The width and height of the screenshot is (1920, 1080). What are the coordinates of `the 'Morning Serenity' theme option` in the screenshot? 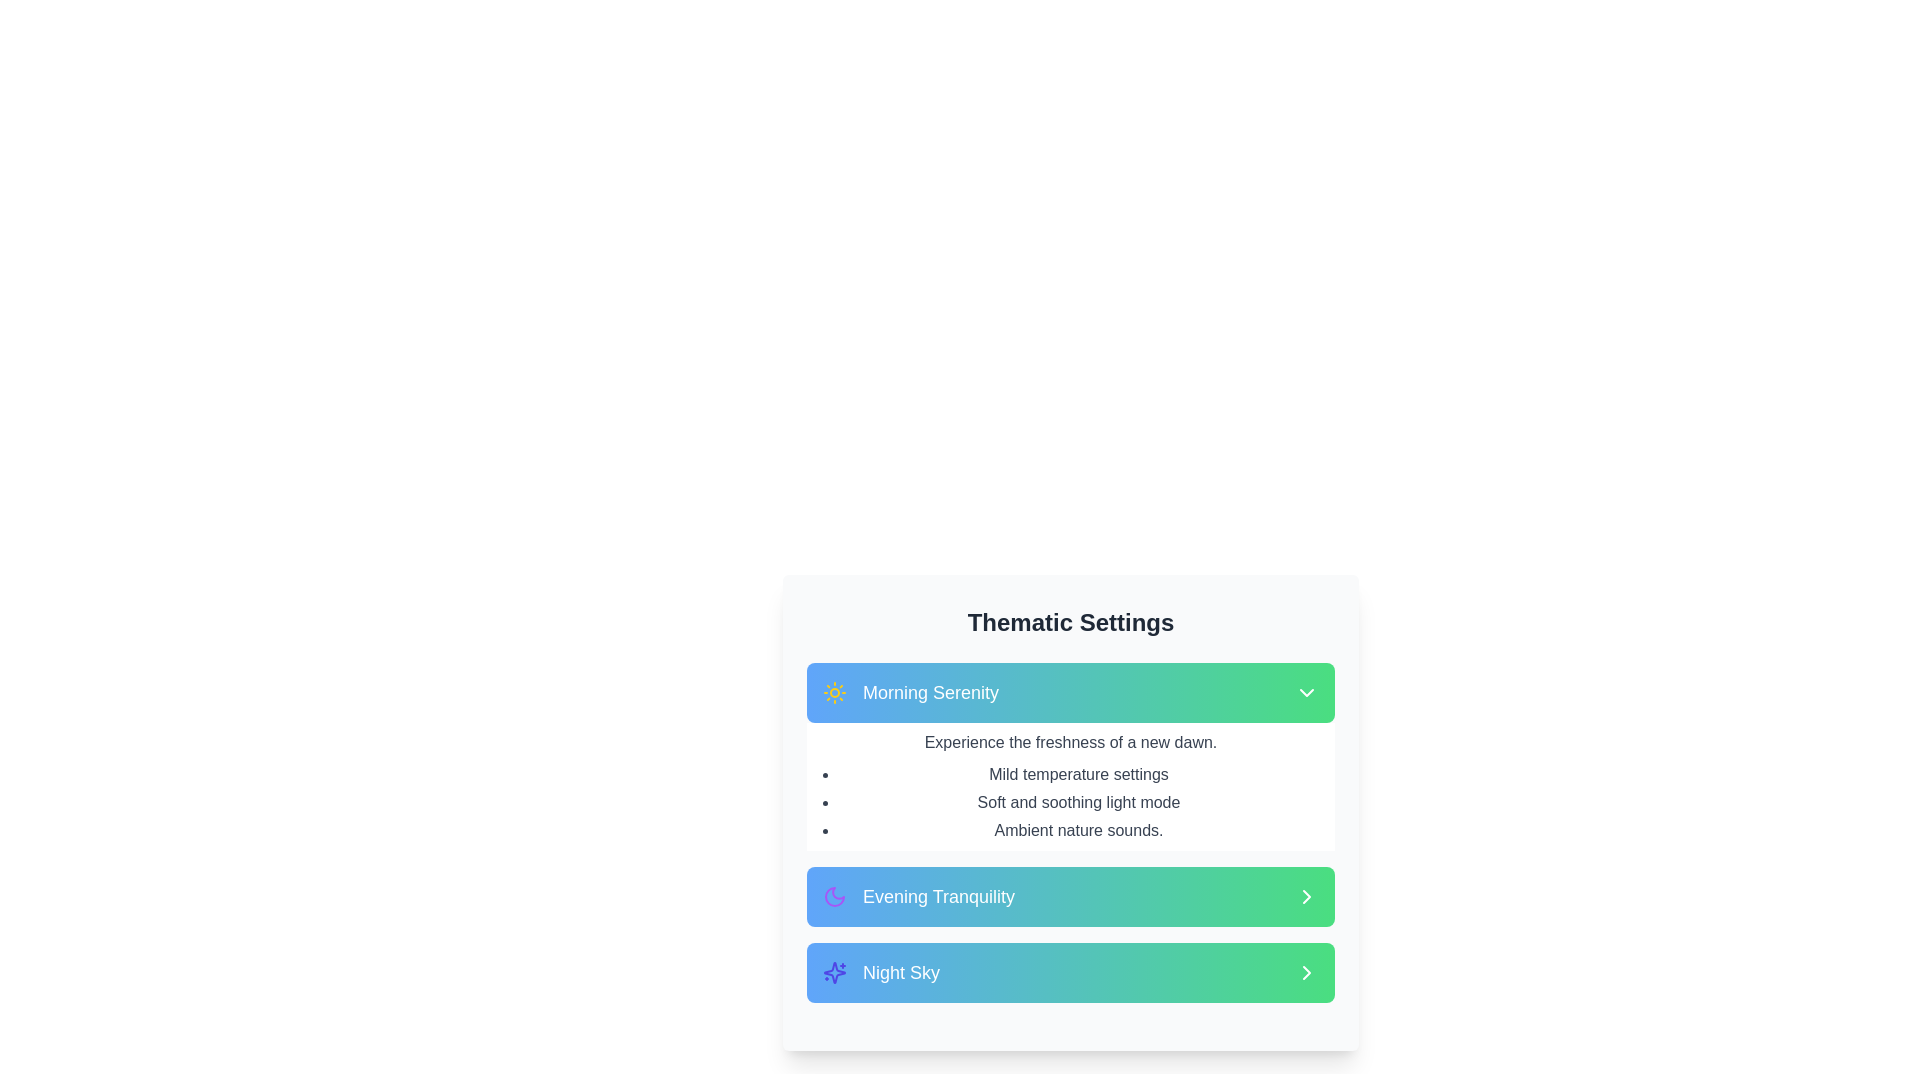 It's located at (910, 692).